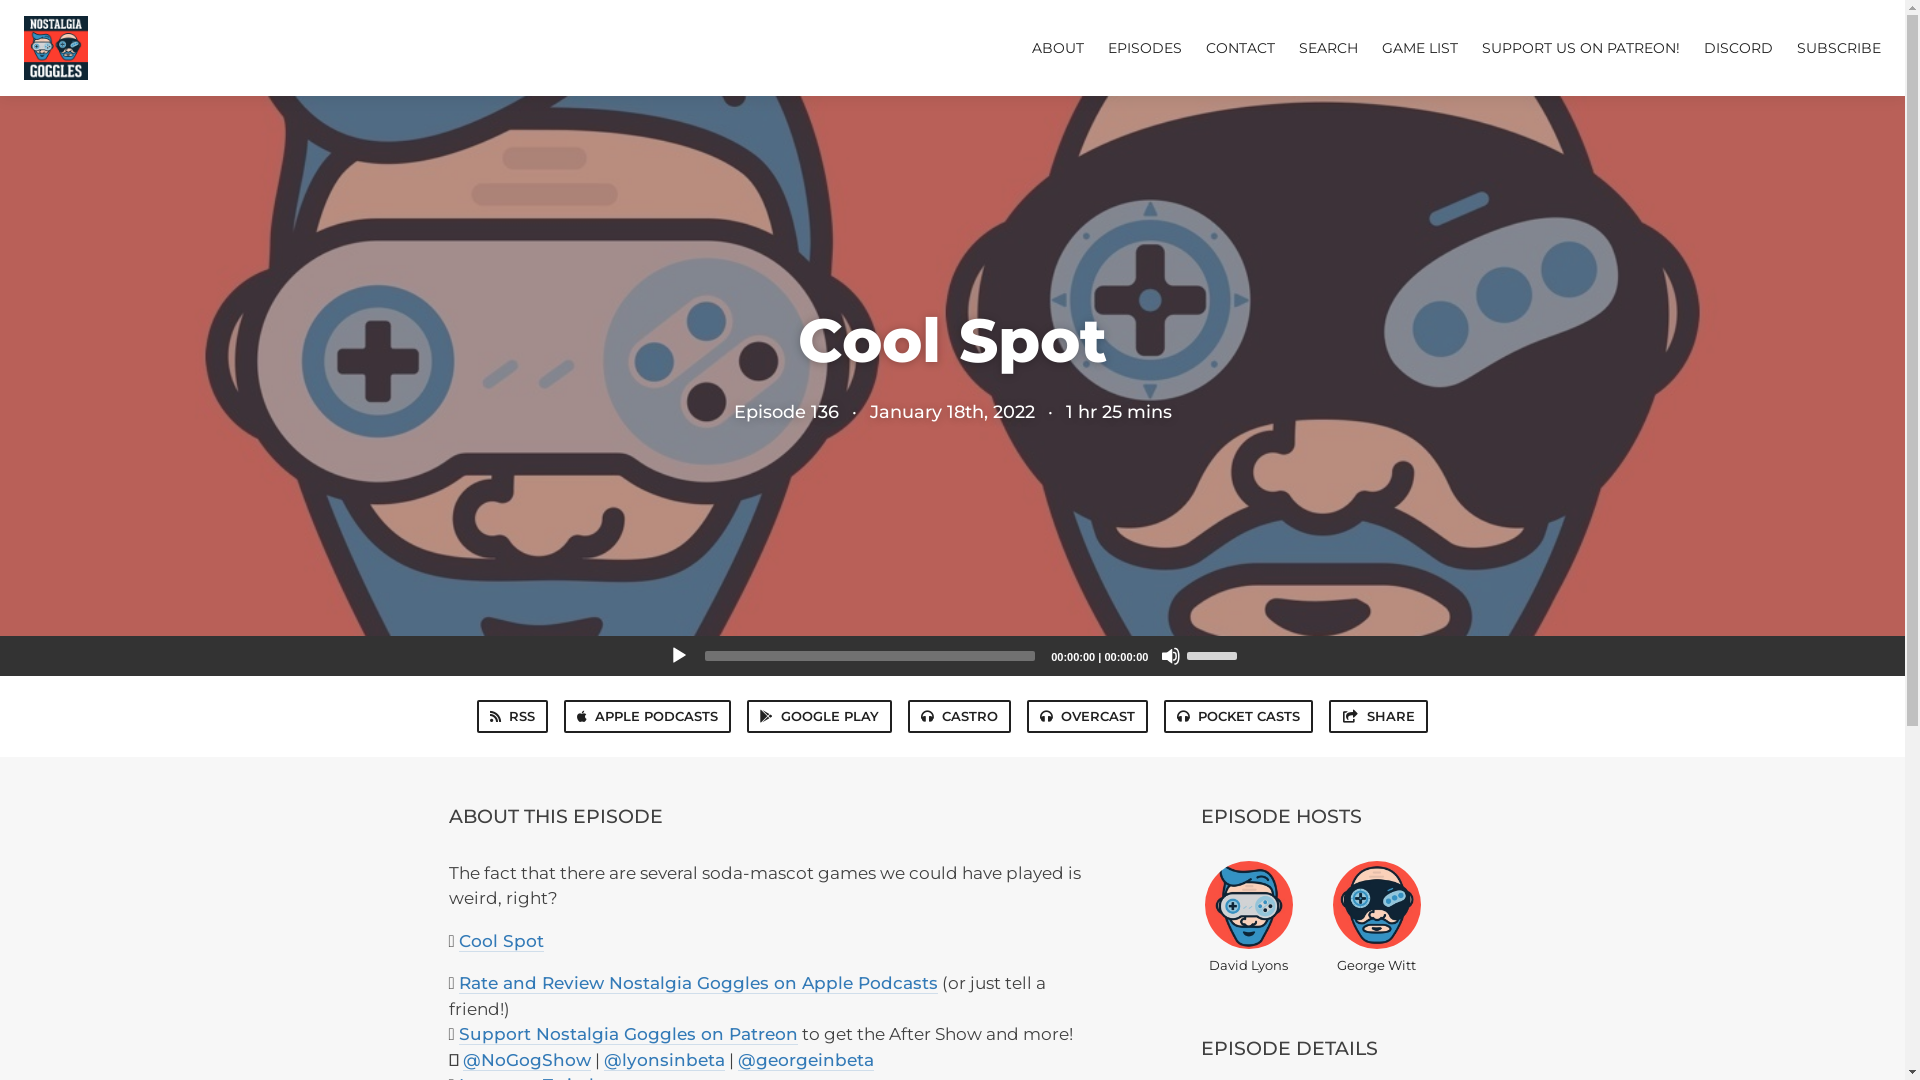 This screenshot has width=1920, height=1080. What do you see at coordinates (1163, 715) in the screenshot?
I see `'POCKET CASTS'` at bounding box center [1163, 715].